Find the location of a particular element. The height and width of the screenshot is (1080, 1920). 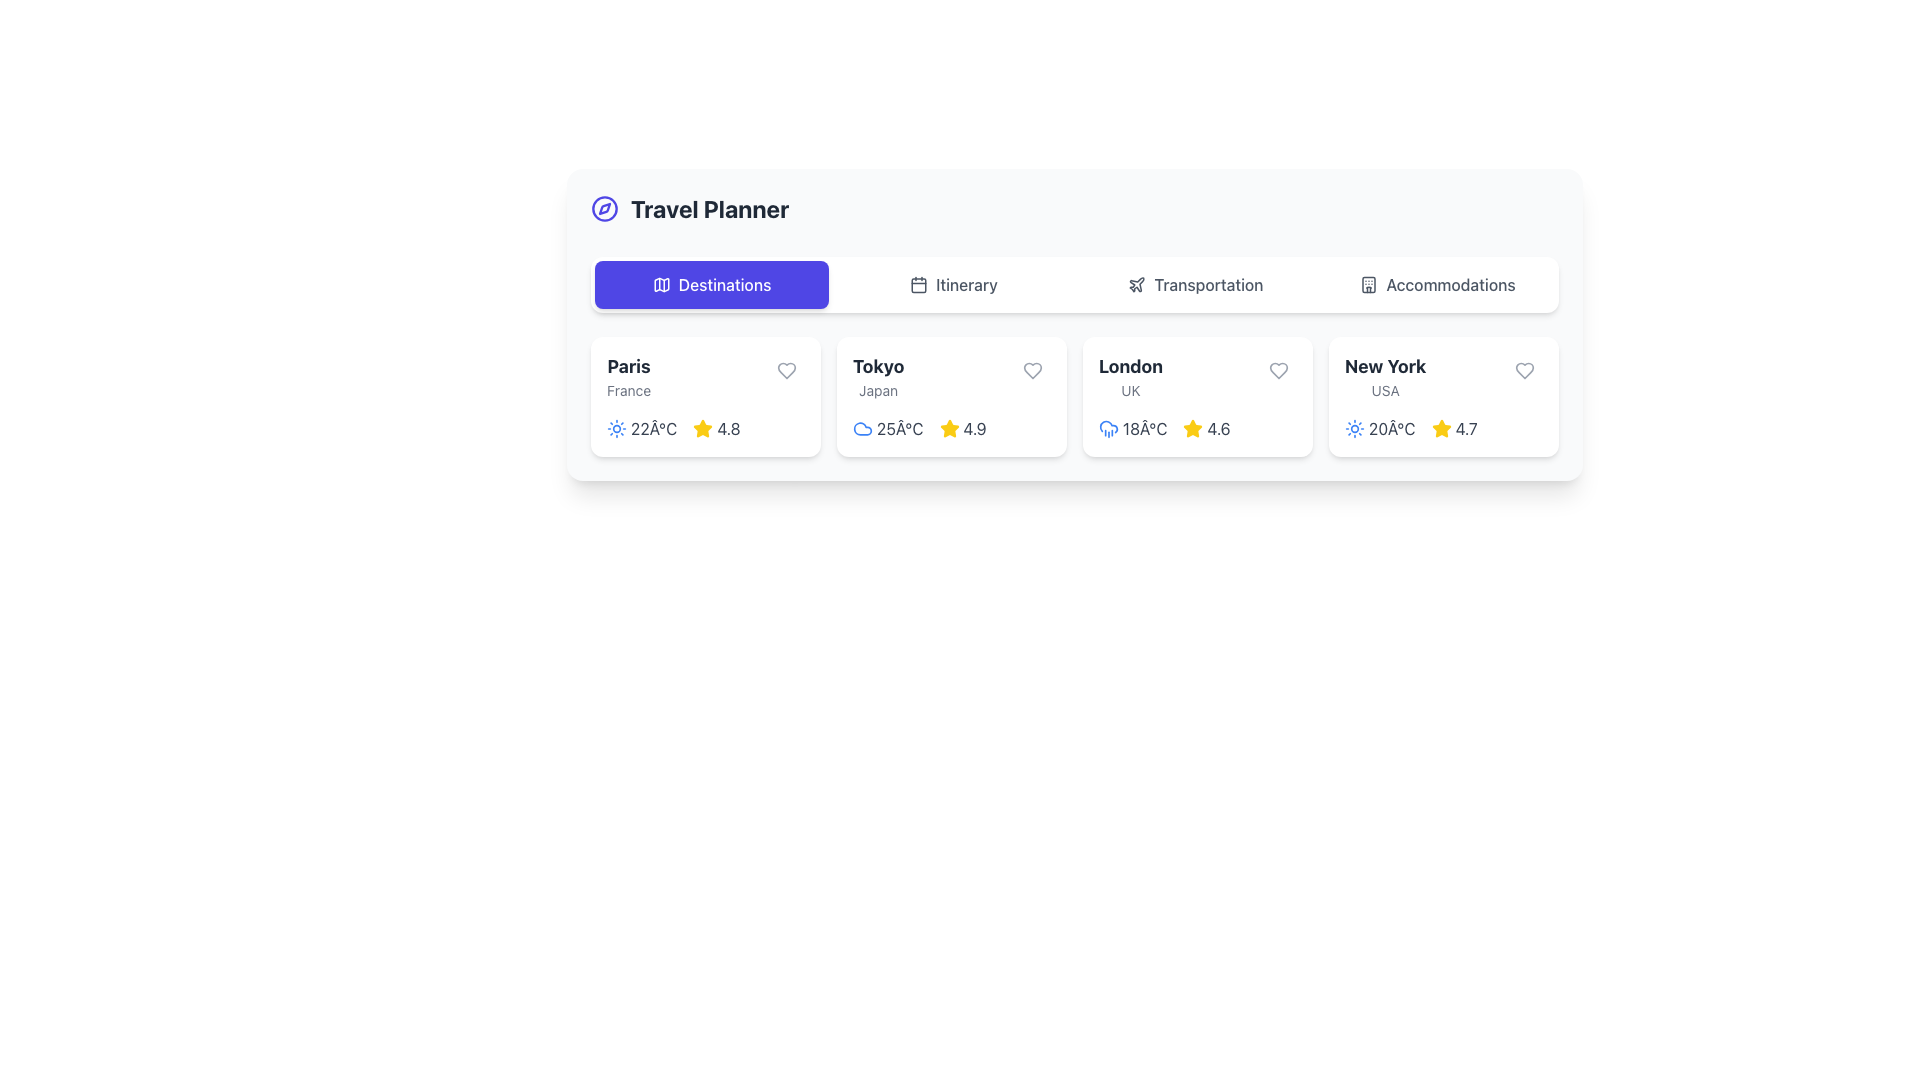

the rating indicator for 'Tokyo, Japan', which features a star icon and a numerical value, located in the third card from the left, below '25°C', towards the right side of the card is located at coordinates (963, 427).